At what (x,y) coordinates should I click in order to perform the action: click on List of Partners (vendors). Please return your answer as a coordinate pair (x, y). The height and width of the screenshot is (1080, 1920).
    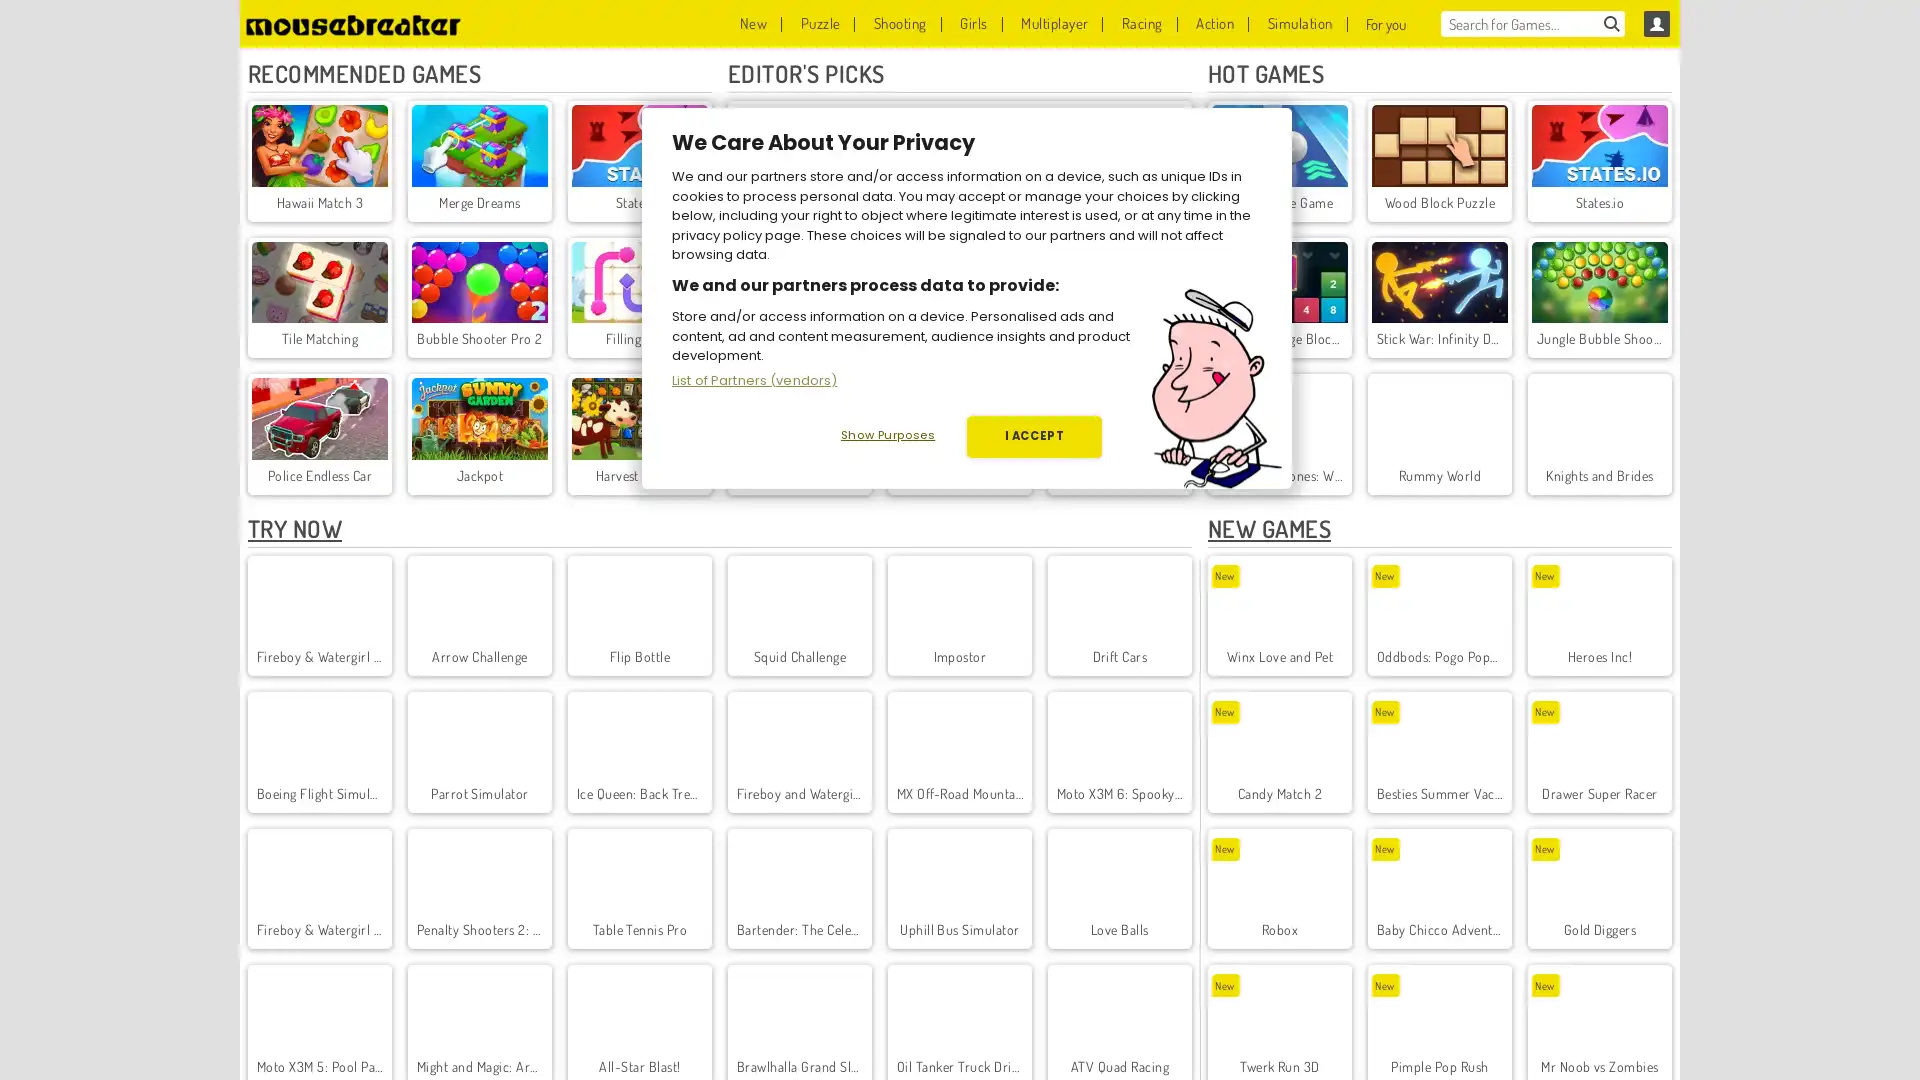
    Looking at the image, I should click on (753, 380).